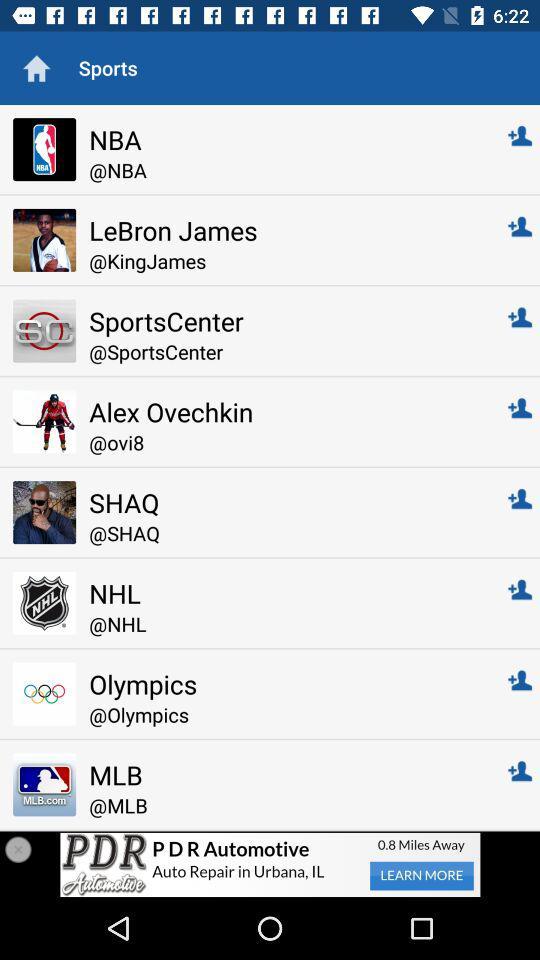  What do you see at coordinates (36, 68) in the screenshot?
I see `icon to the left of the sports` at bounding box center [36, 68].